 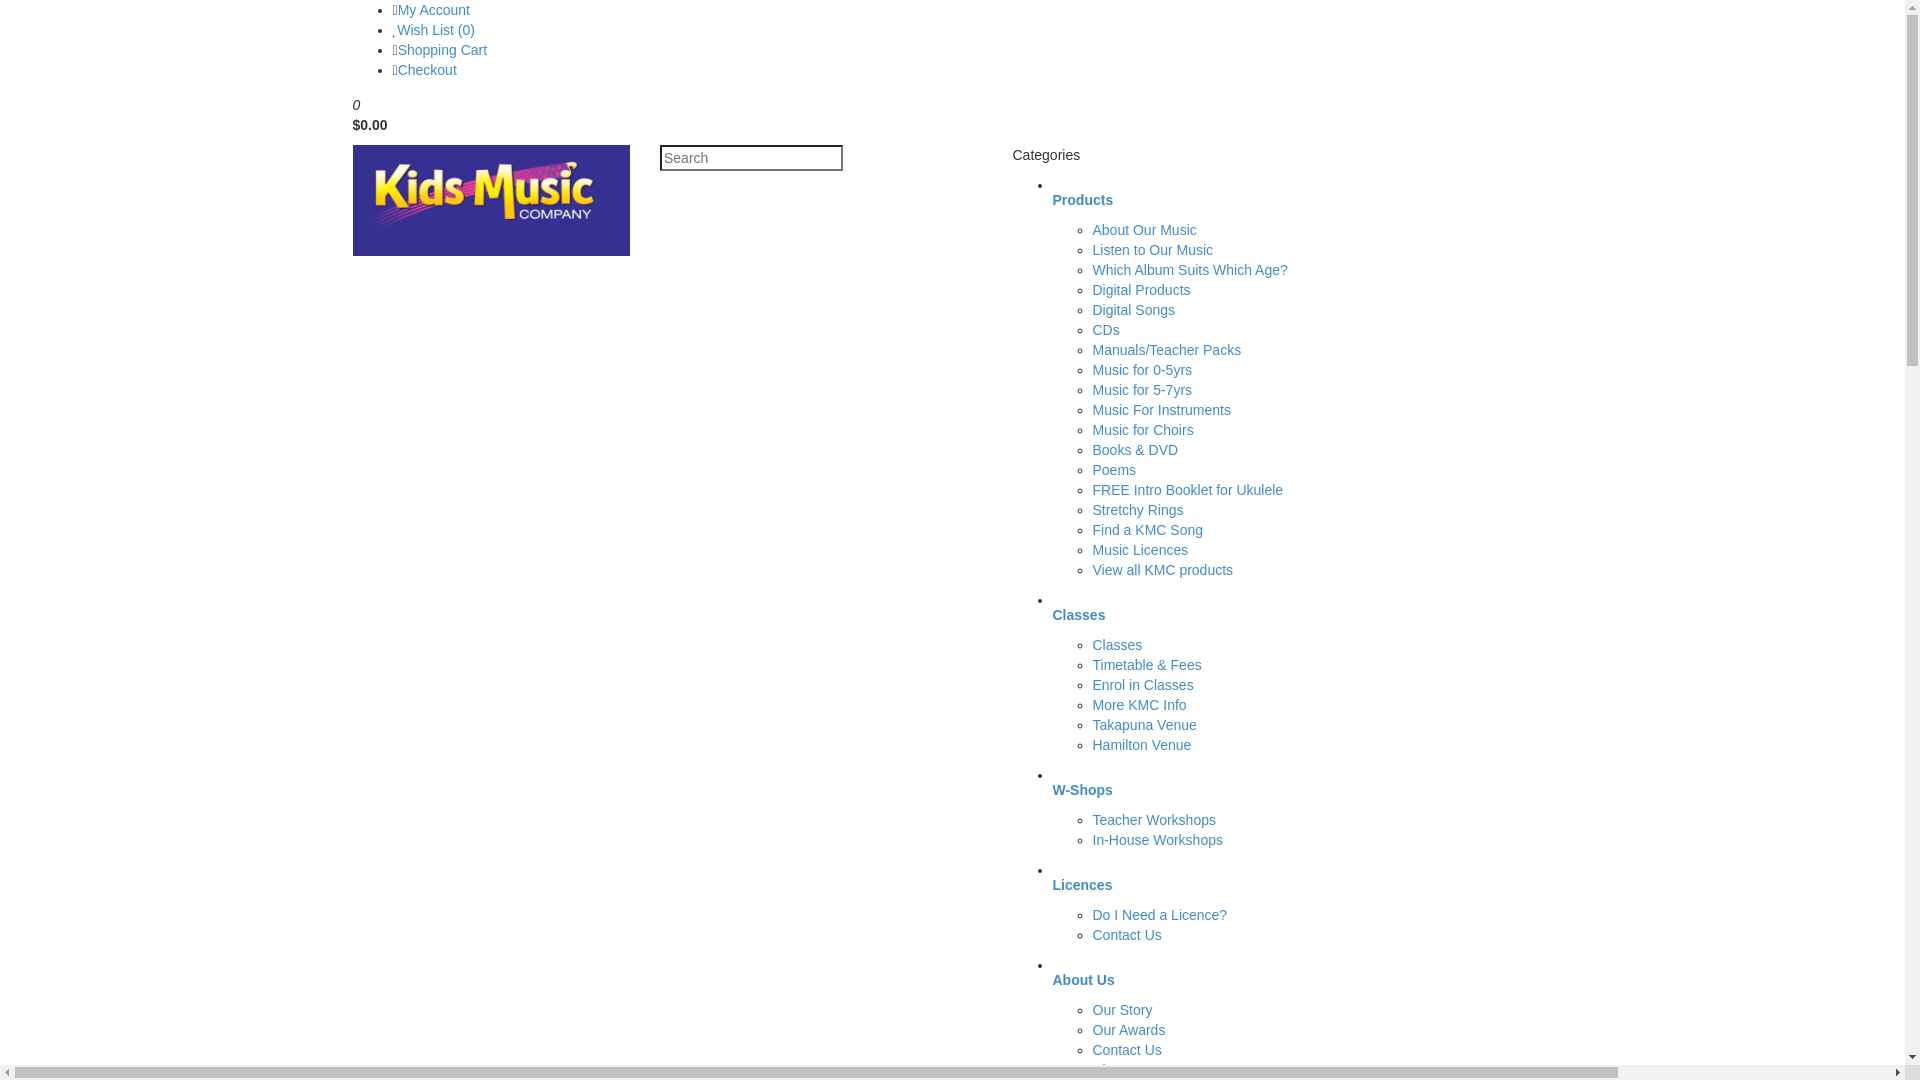 I want to click on 'Stretchy Rings', so click(x=1137, y=508).